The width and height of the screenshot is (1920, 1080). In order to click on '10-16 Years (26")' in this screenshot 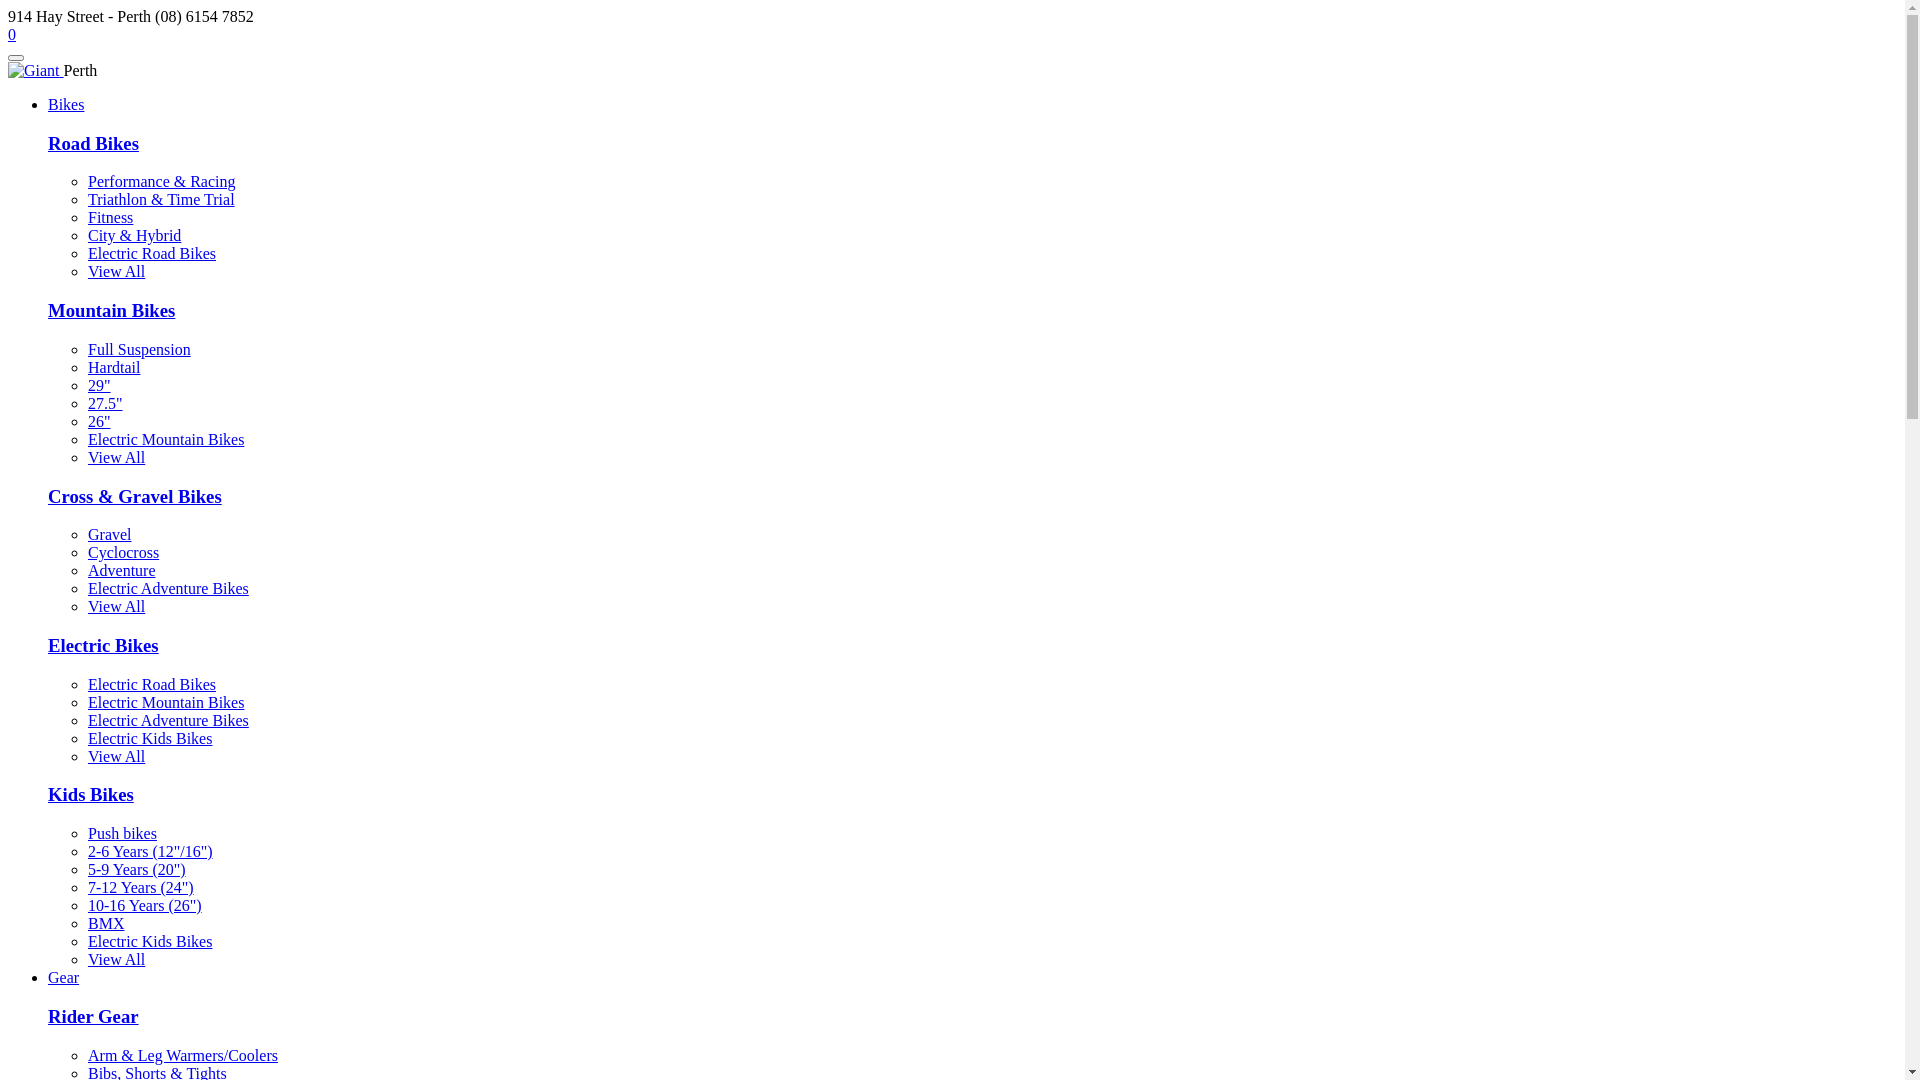, I will do `click(143, 905)`.